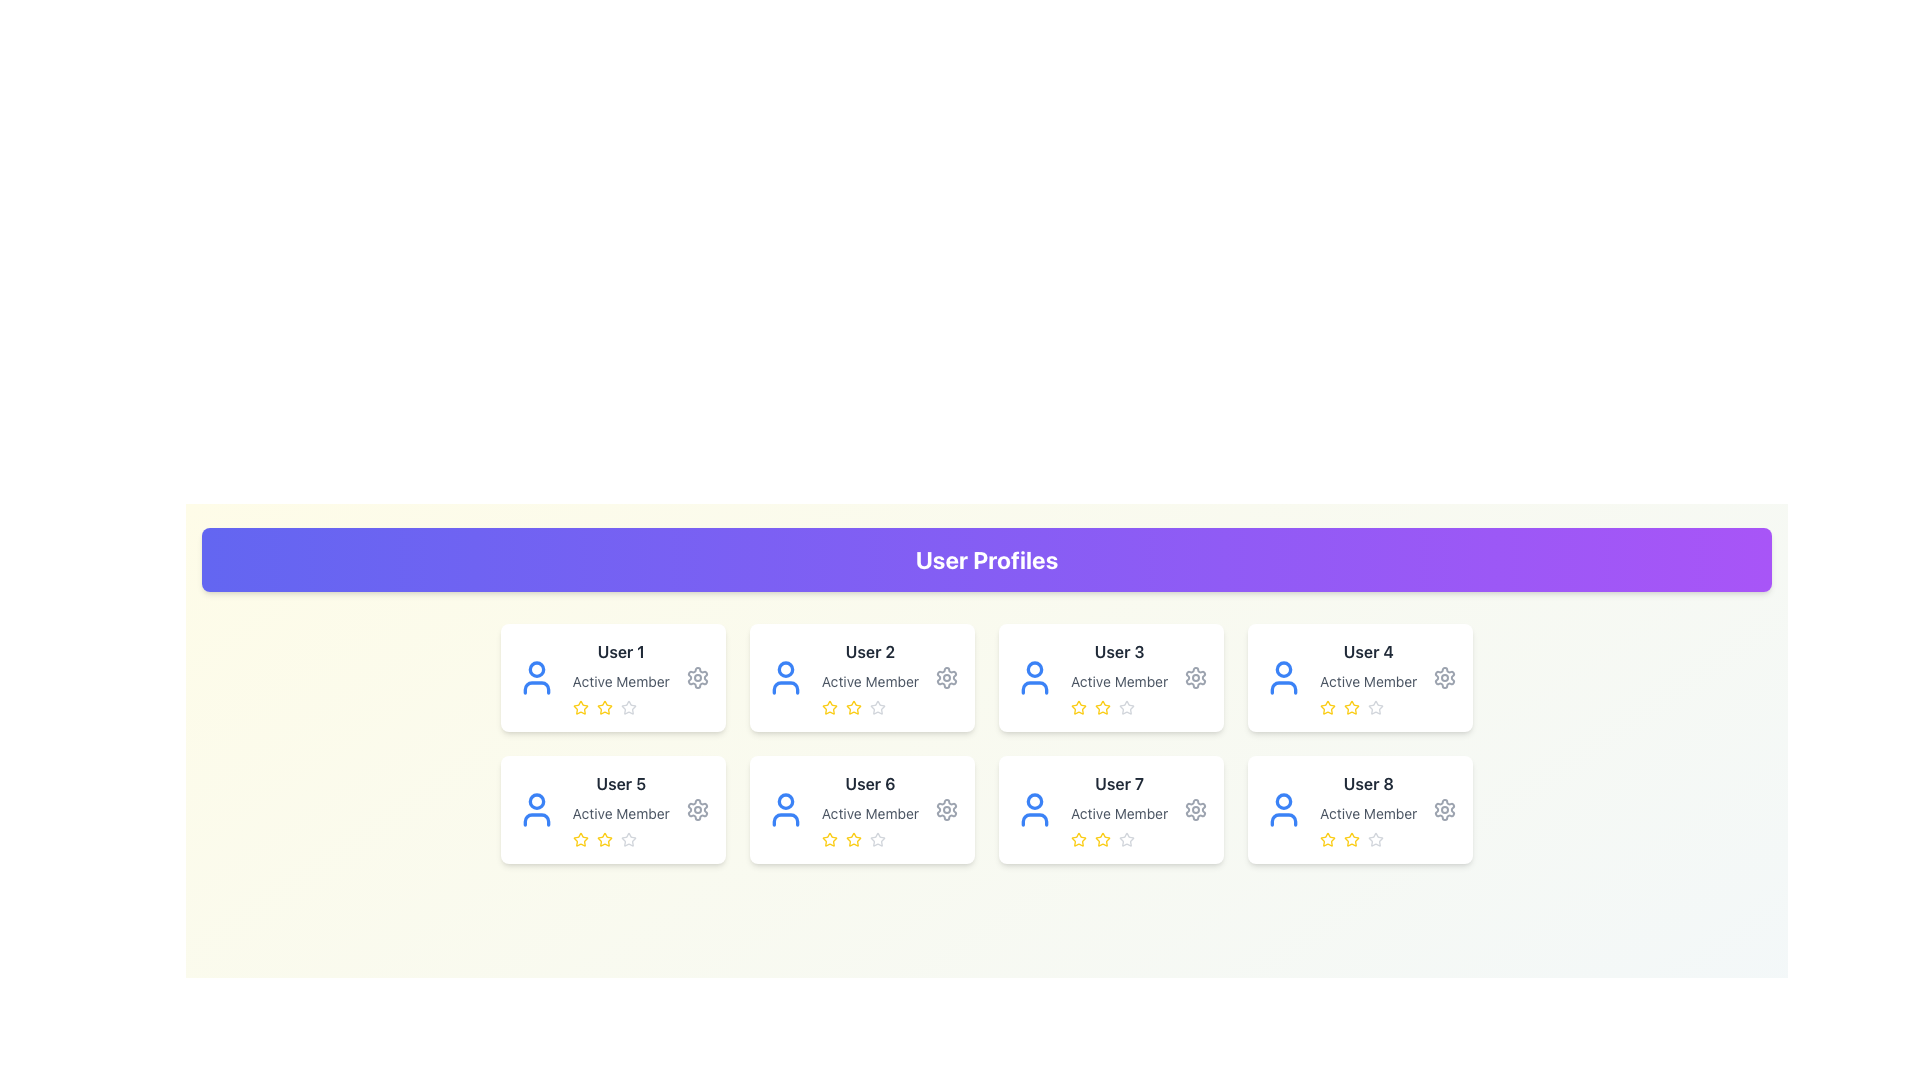 This screenshot has width=1920, height=1080. What do you see at coordinates (697, 810) in the screenshot?
I see `the cogwheel icon button located in the second row, first column of the grid layout under the tile labeled 'User 5'` at bounding box center [697, 810].